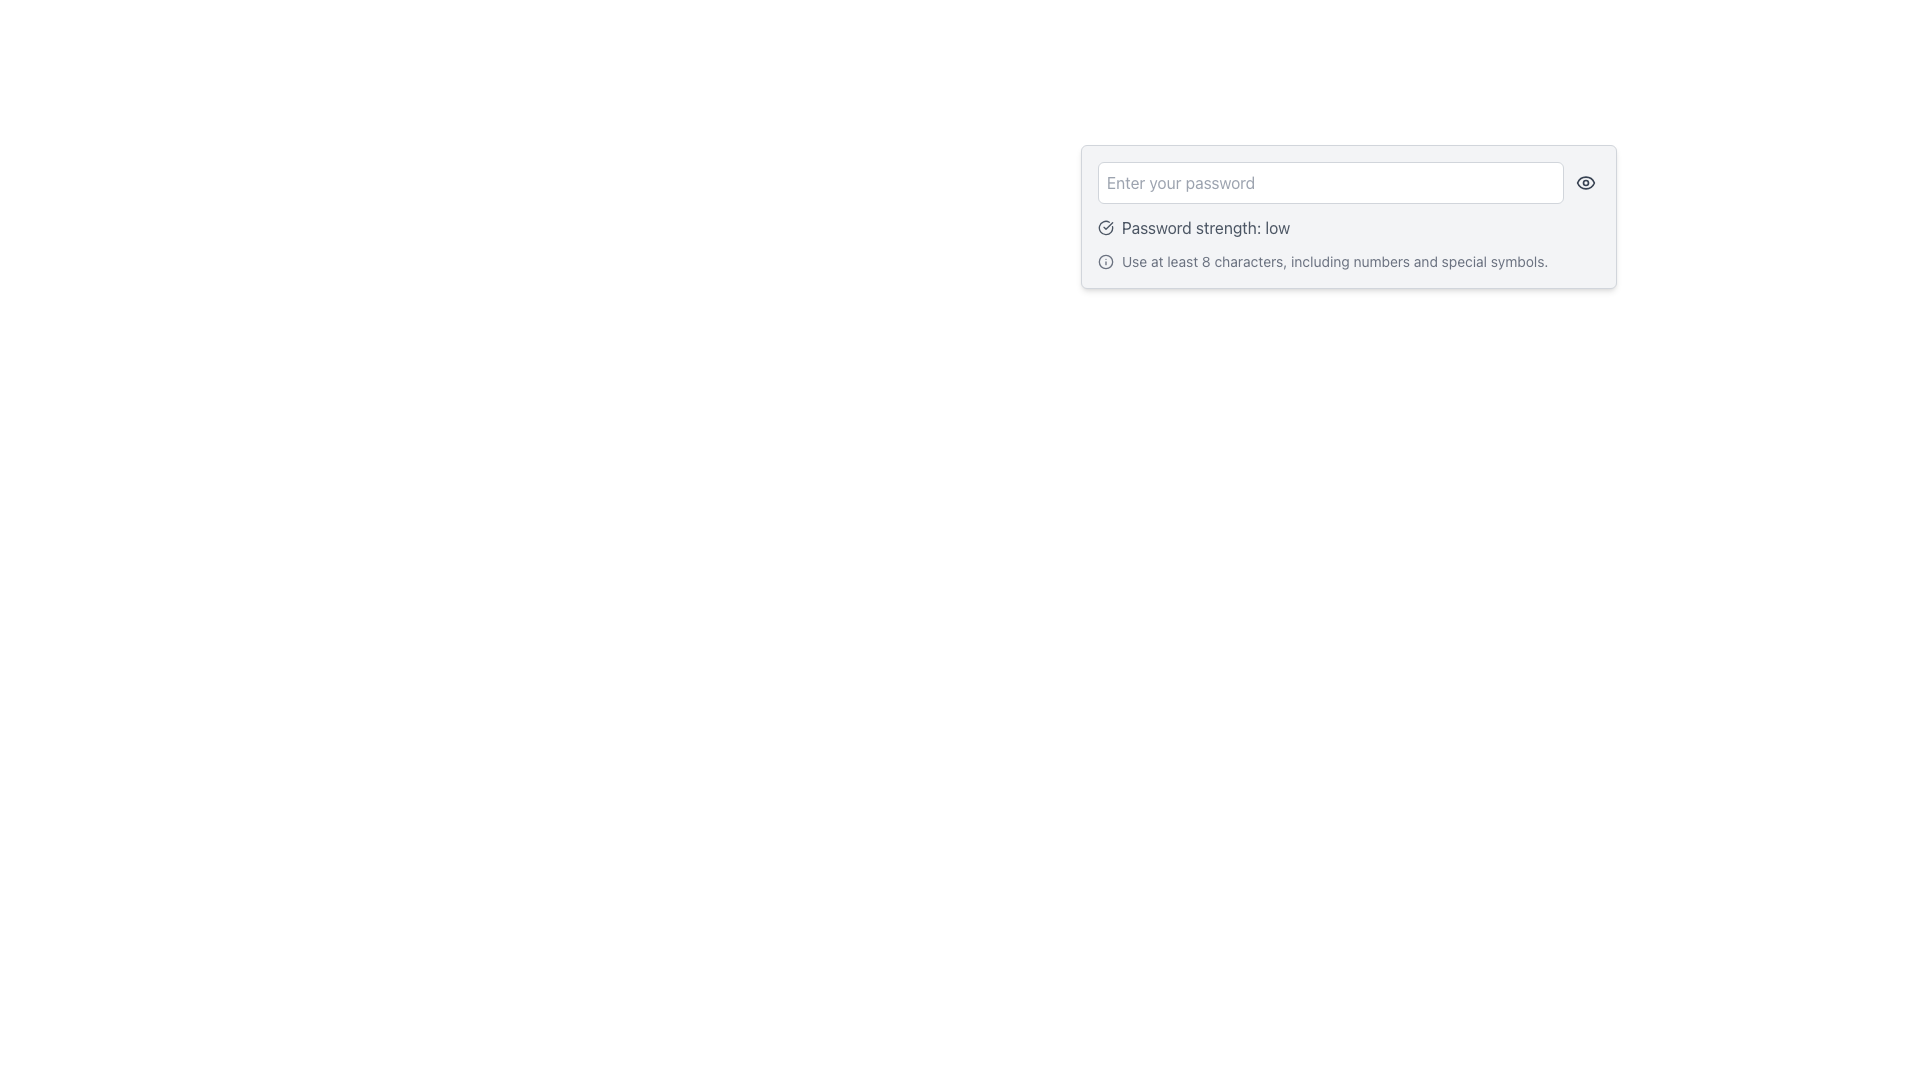  I want to click on the password input field located centrally within the viewport to type a password, so click(1348, 216).